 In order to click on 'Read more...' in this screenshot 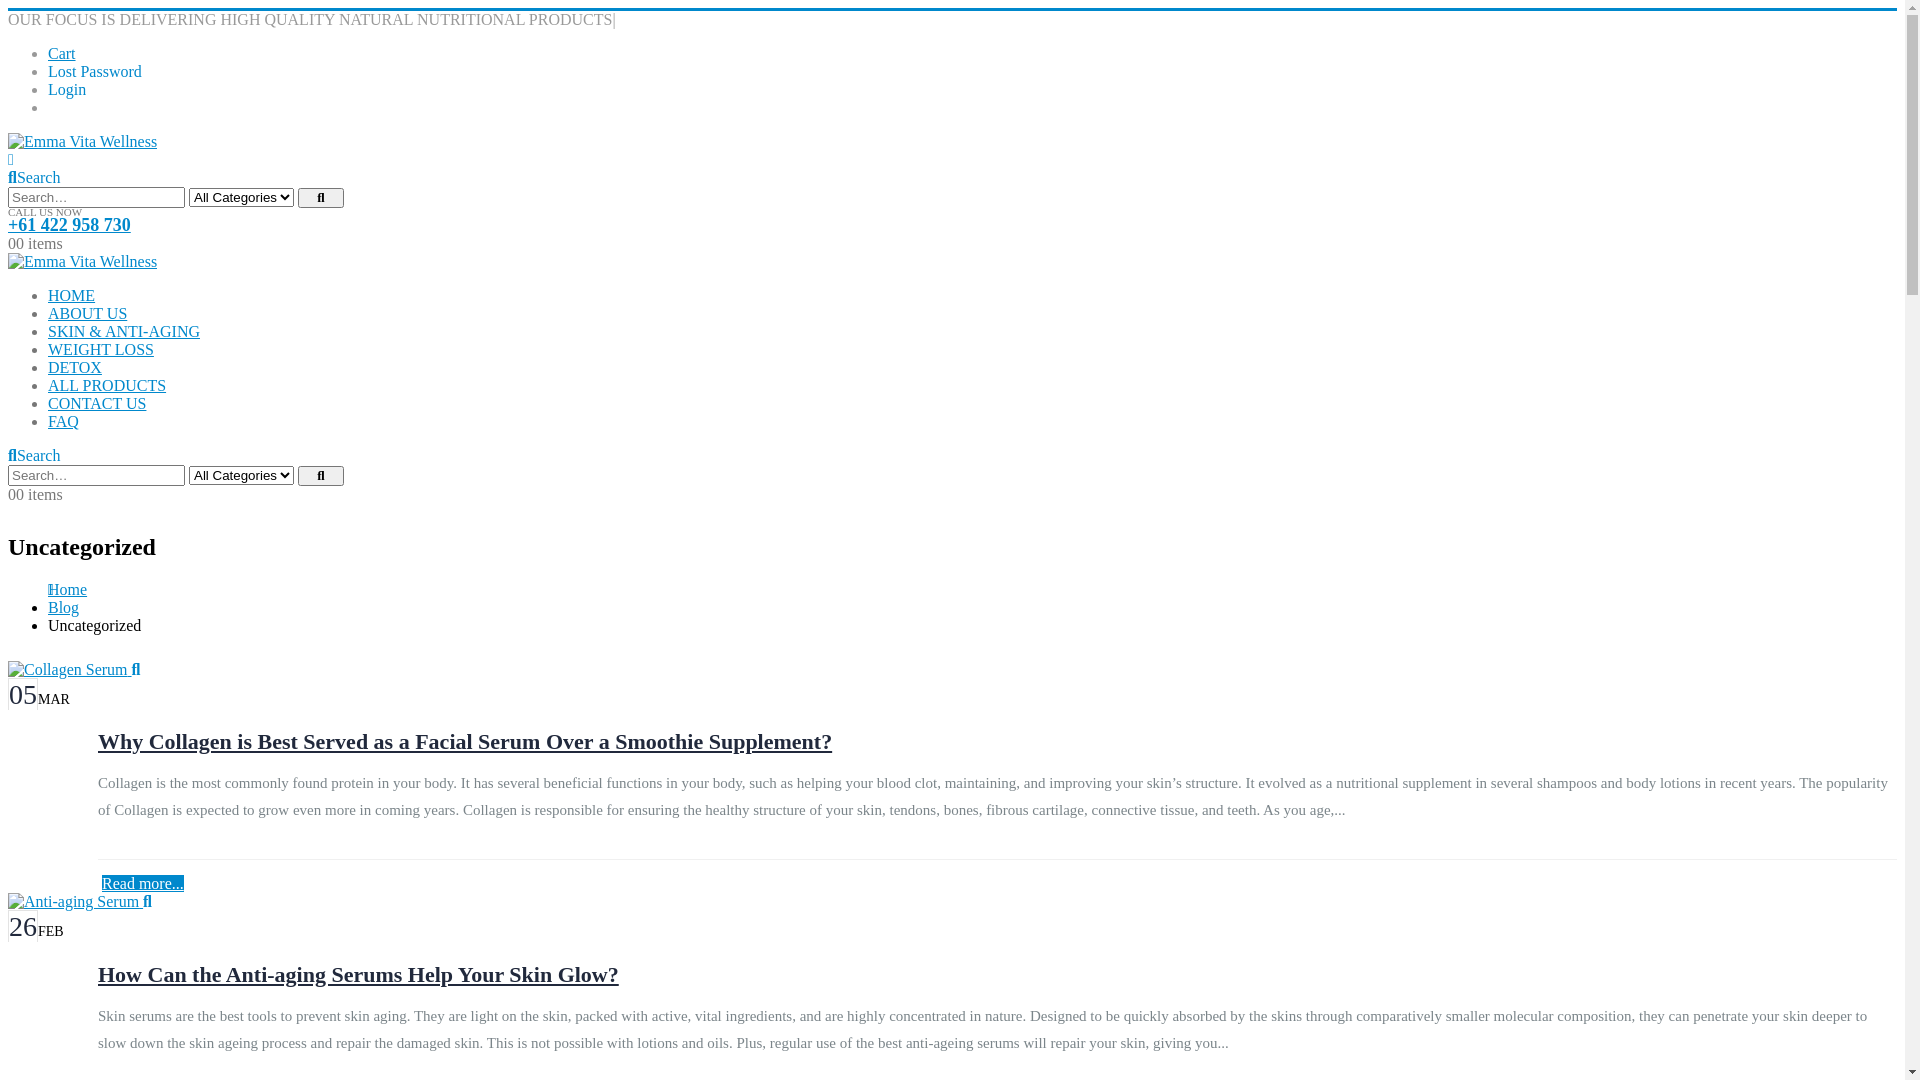, I will do `click(142, 882)`.